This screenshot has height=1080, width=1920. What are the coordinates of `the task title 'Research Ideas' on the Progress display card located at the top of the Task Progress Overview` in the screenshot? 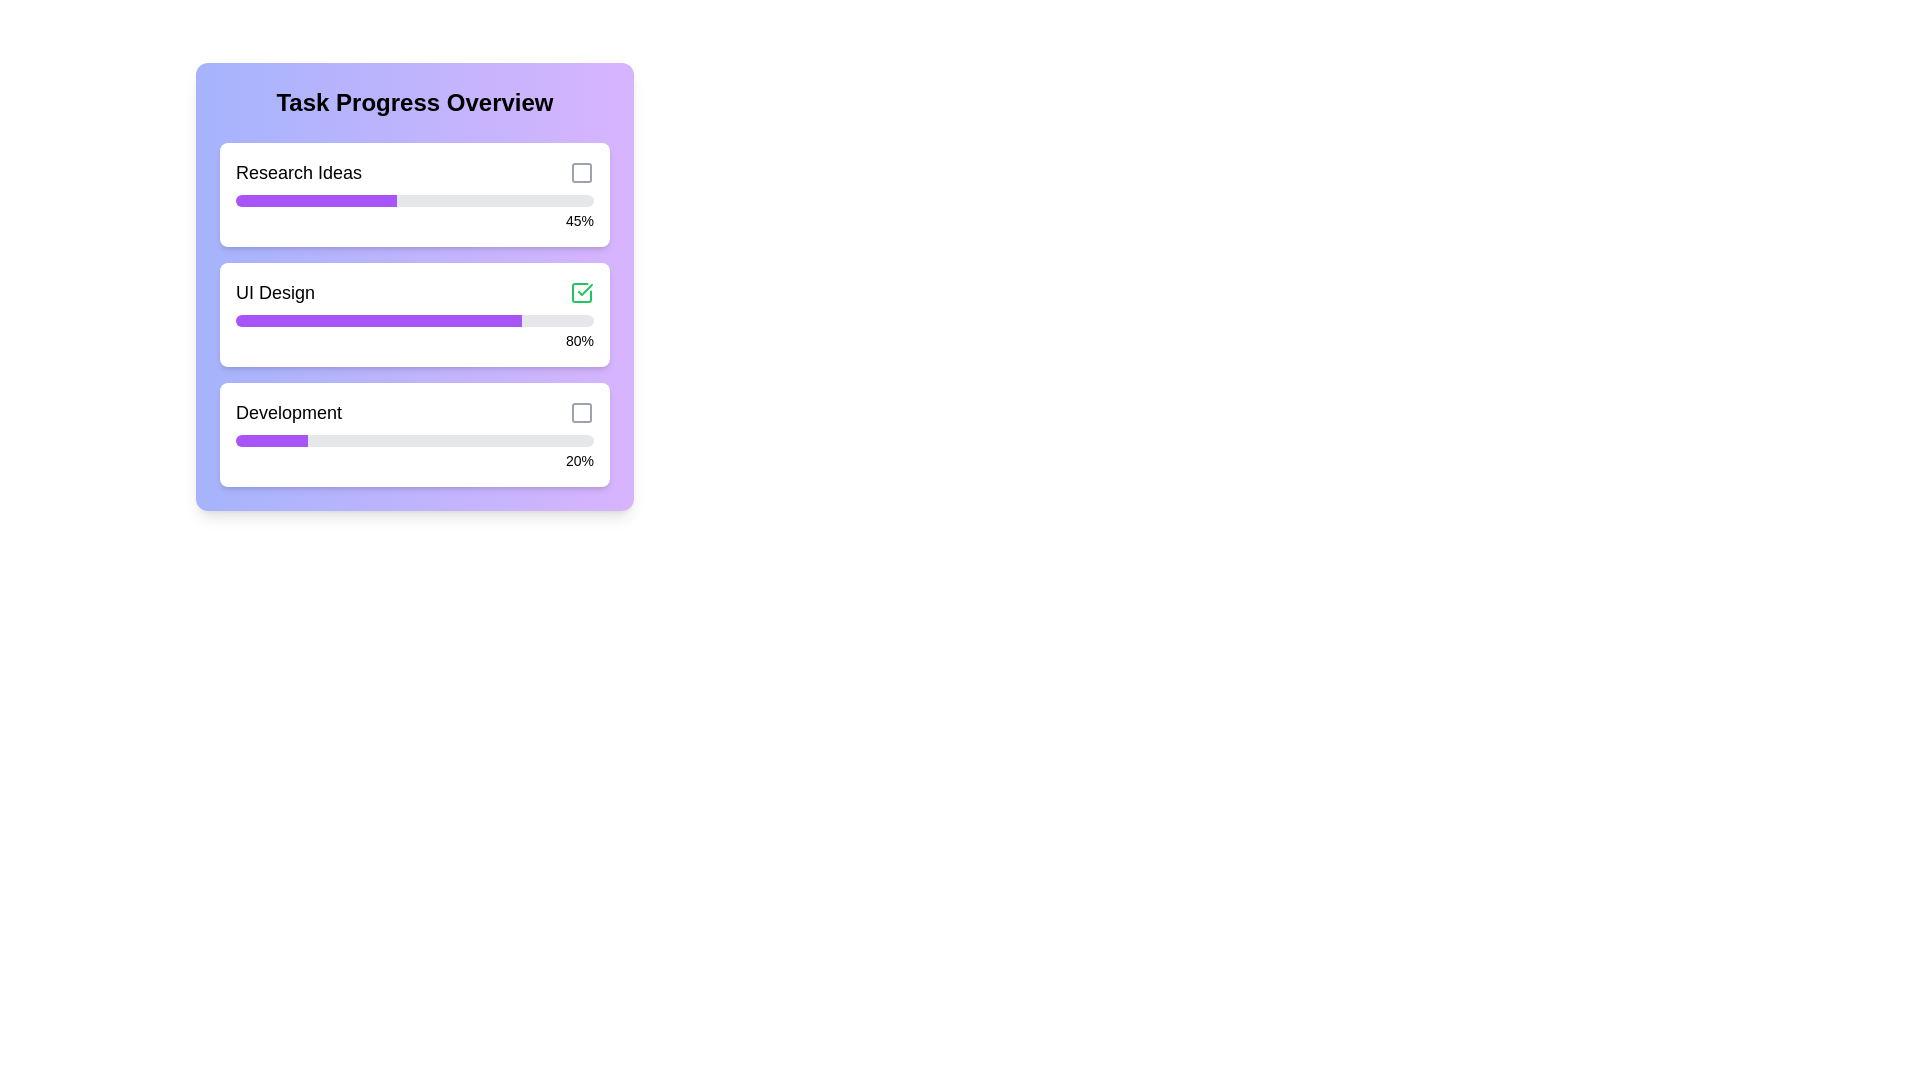 It's located at (413, 195).